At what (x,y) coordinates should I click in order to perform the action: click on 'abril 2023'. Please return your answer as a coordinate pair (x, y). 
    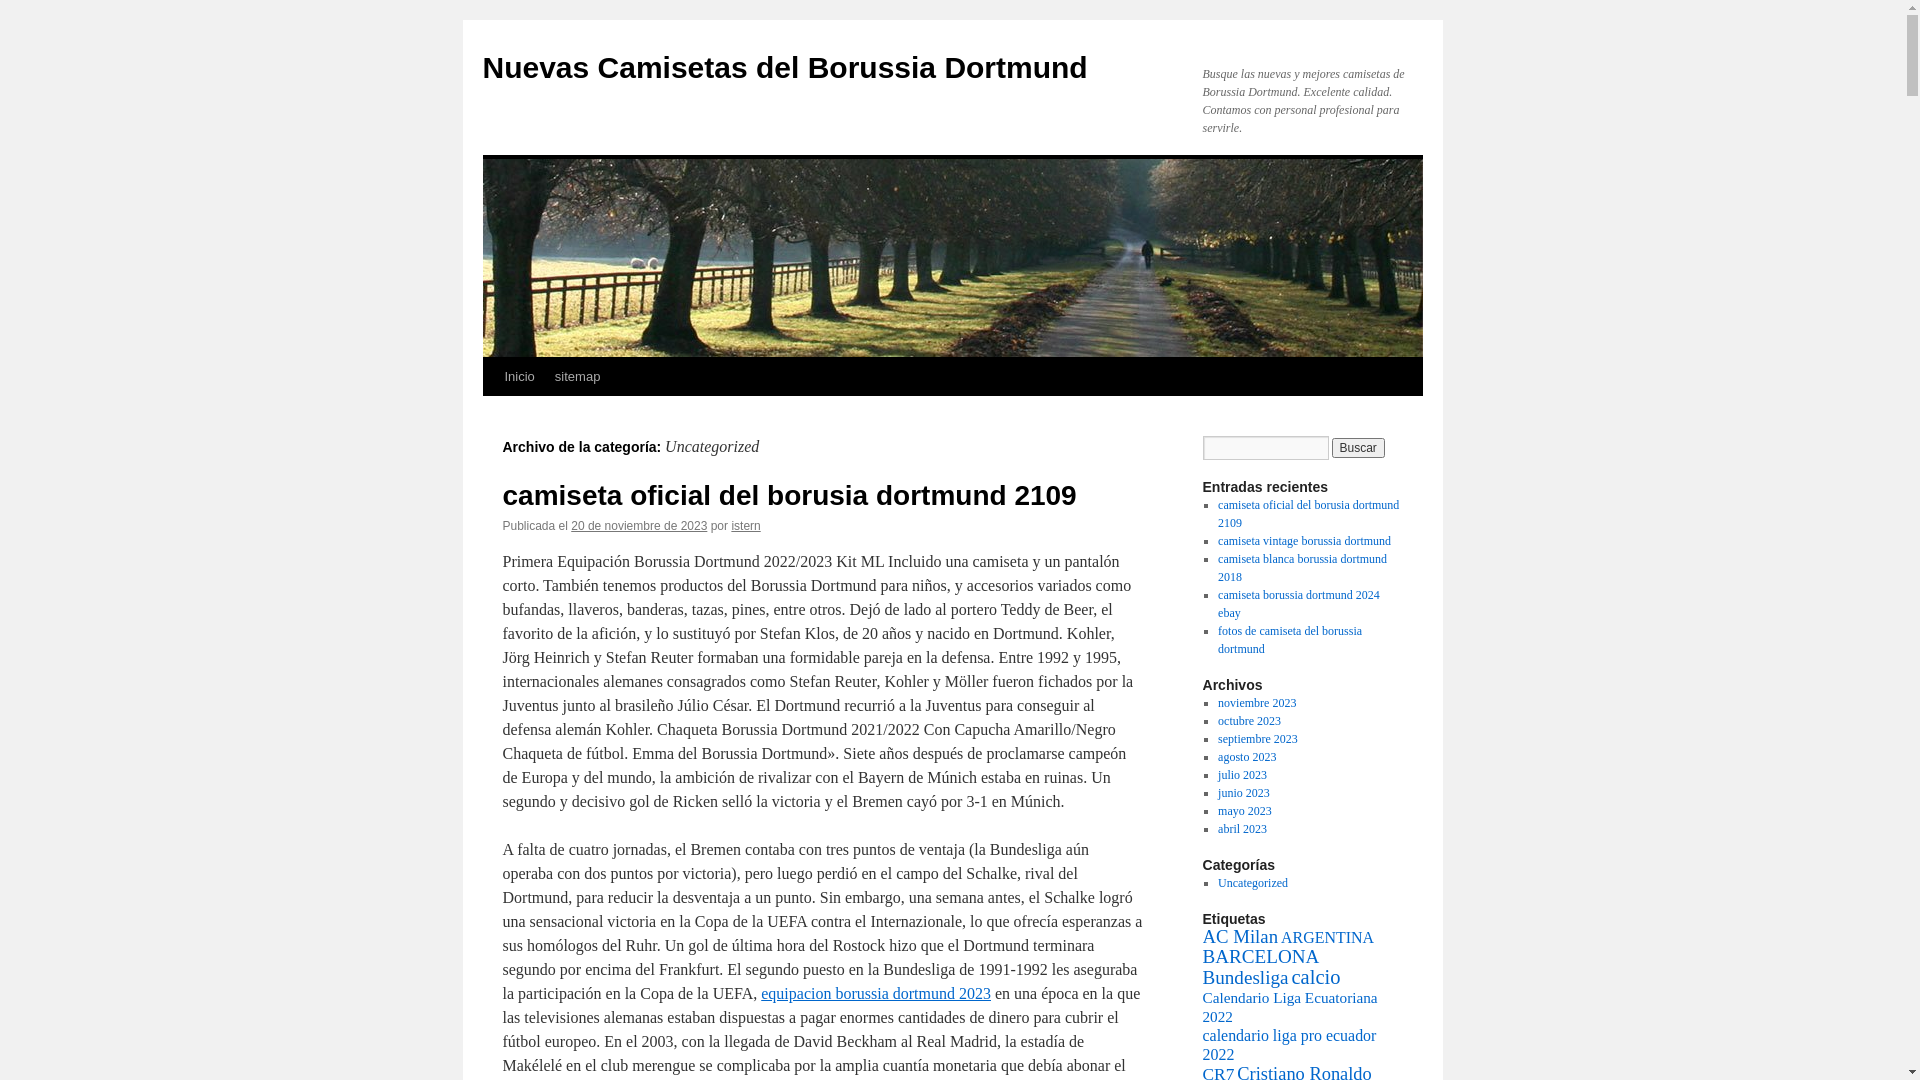
    Looking at the image, I should click on (1241, 829).